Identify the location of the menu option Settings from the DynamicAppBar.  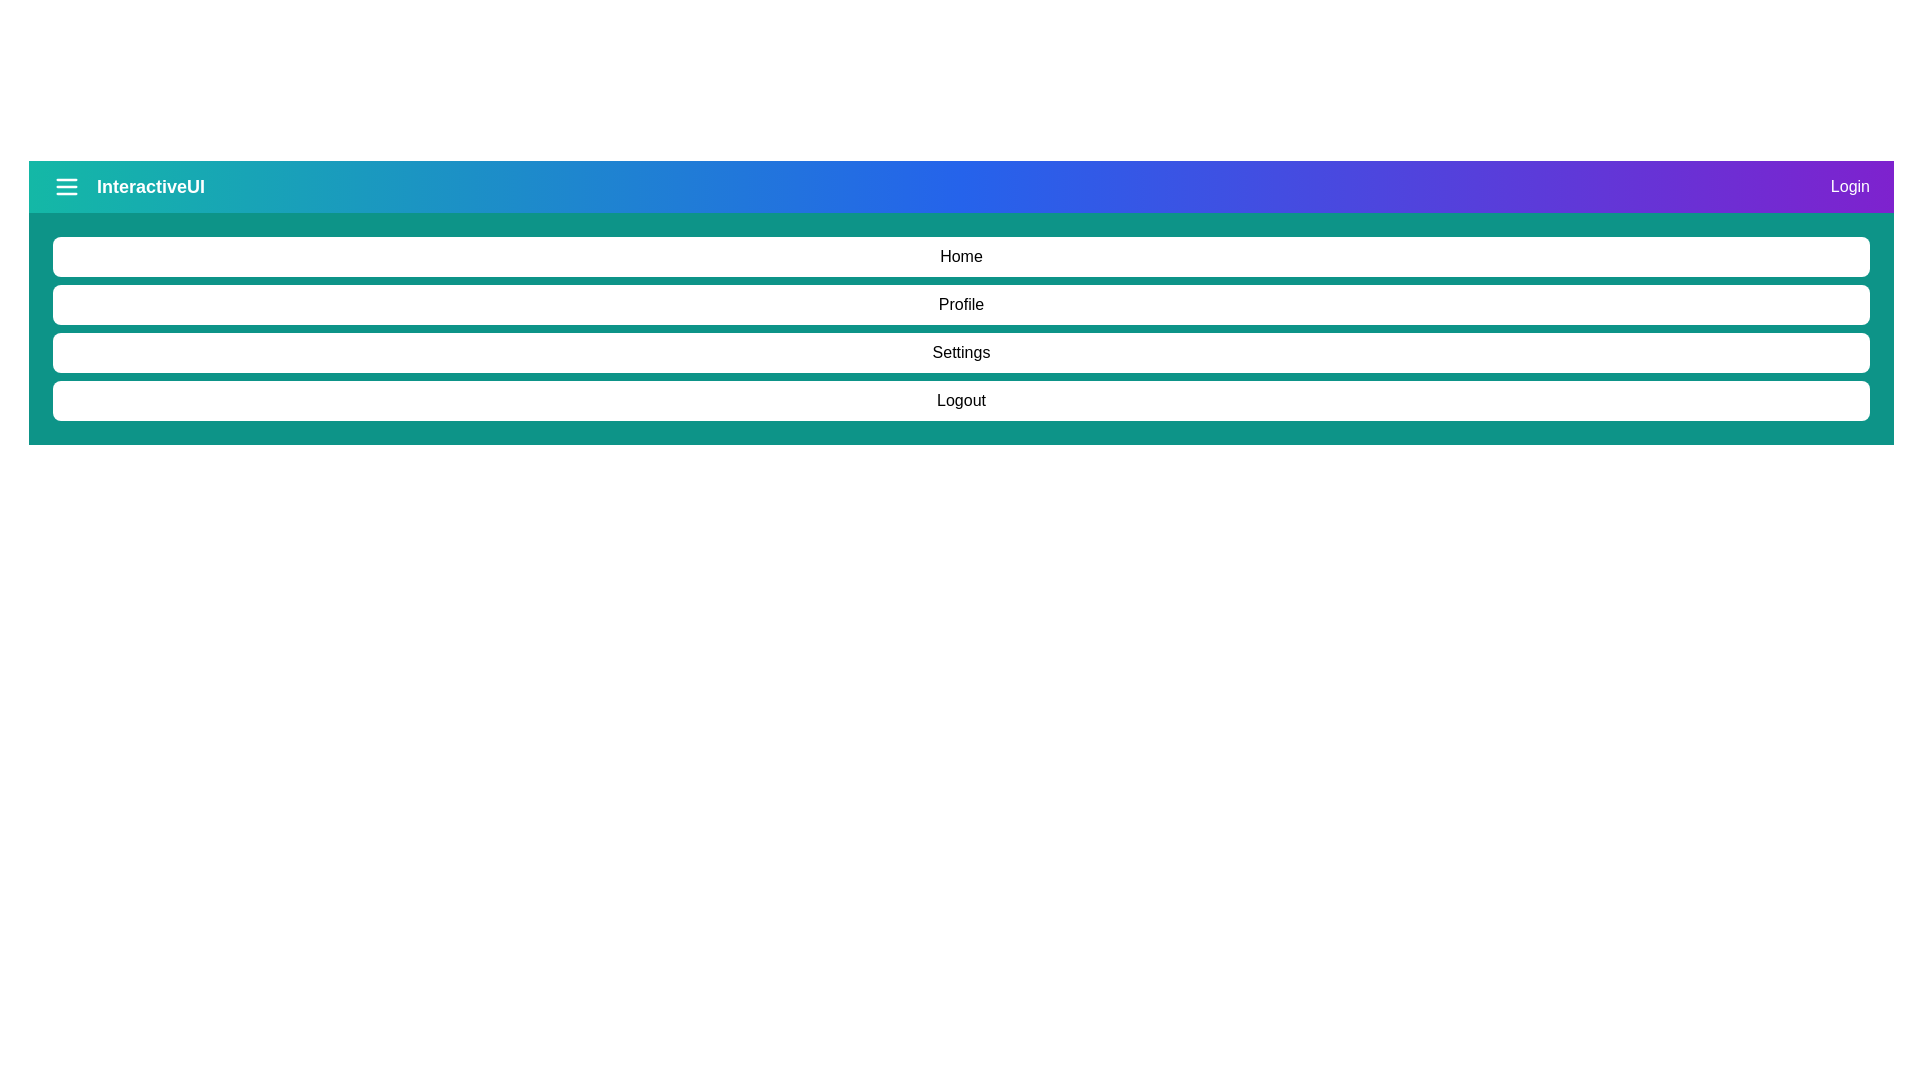
(961, 352).